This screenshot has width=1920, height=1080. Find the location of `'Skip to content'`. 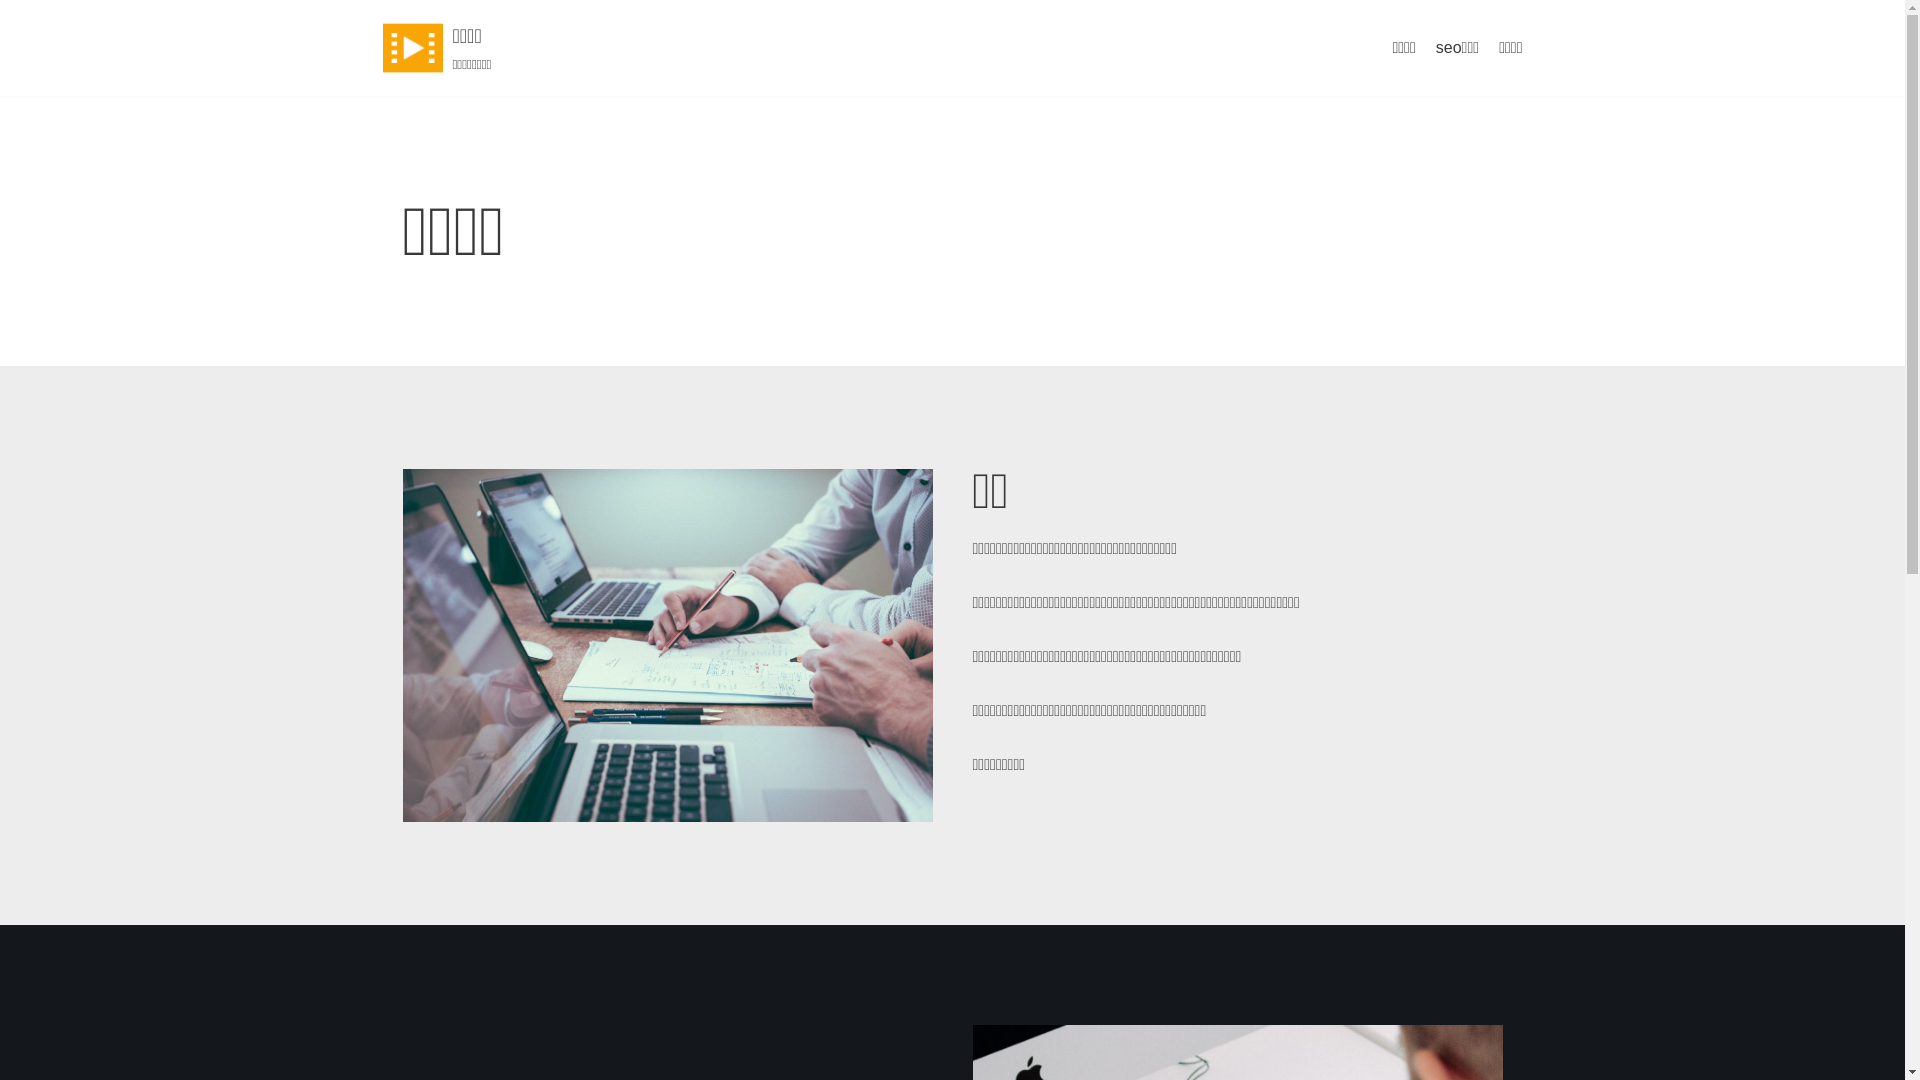

'Skip to content' is located at coordinates (19, 10).